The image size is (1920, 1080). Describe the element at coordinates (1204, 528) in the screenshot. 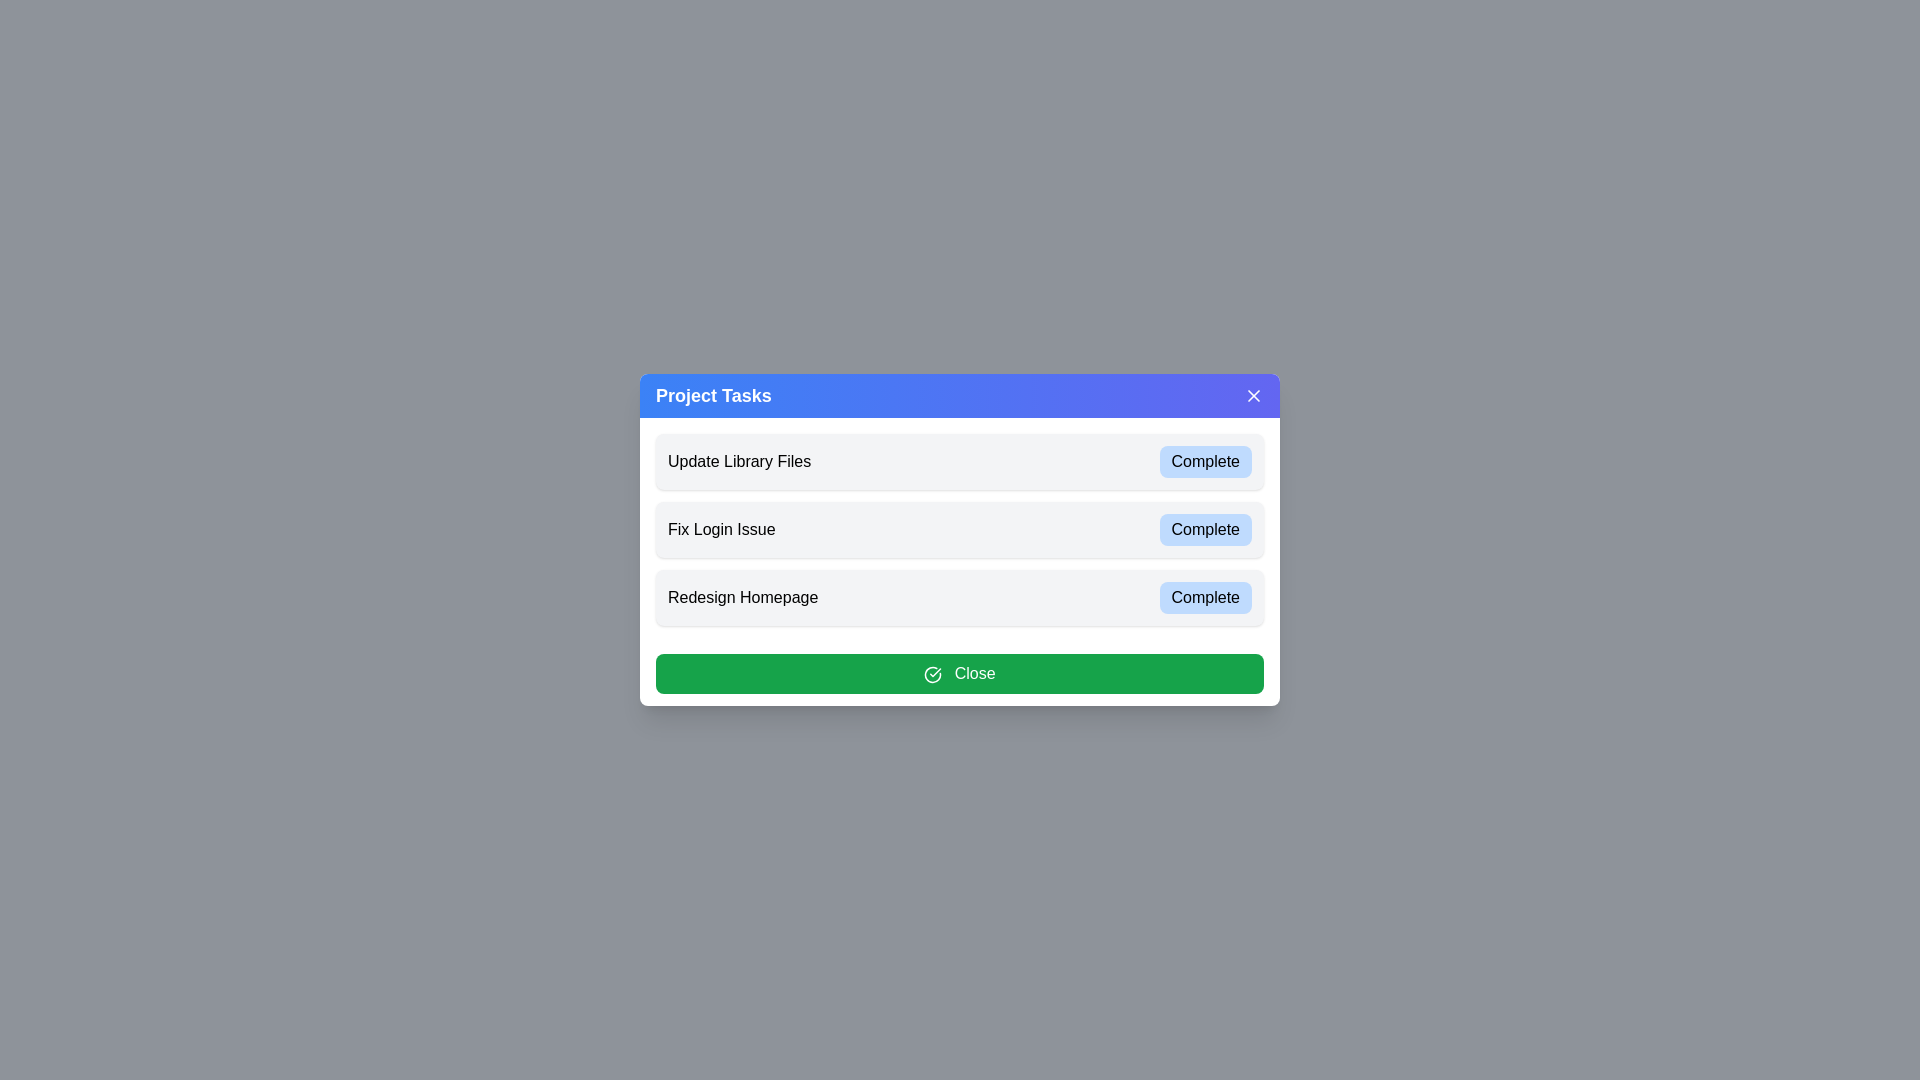

I see `the 'Complete' button aligned to the right of the 'Fix Login Issue' task to mark it as completed` at that location.